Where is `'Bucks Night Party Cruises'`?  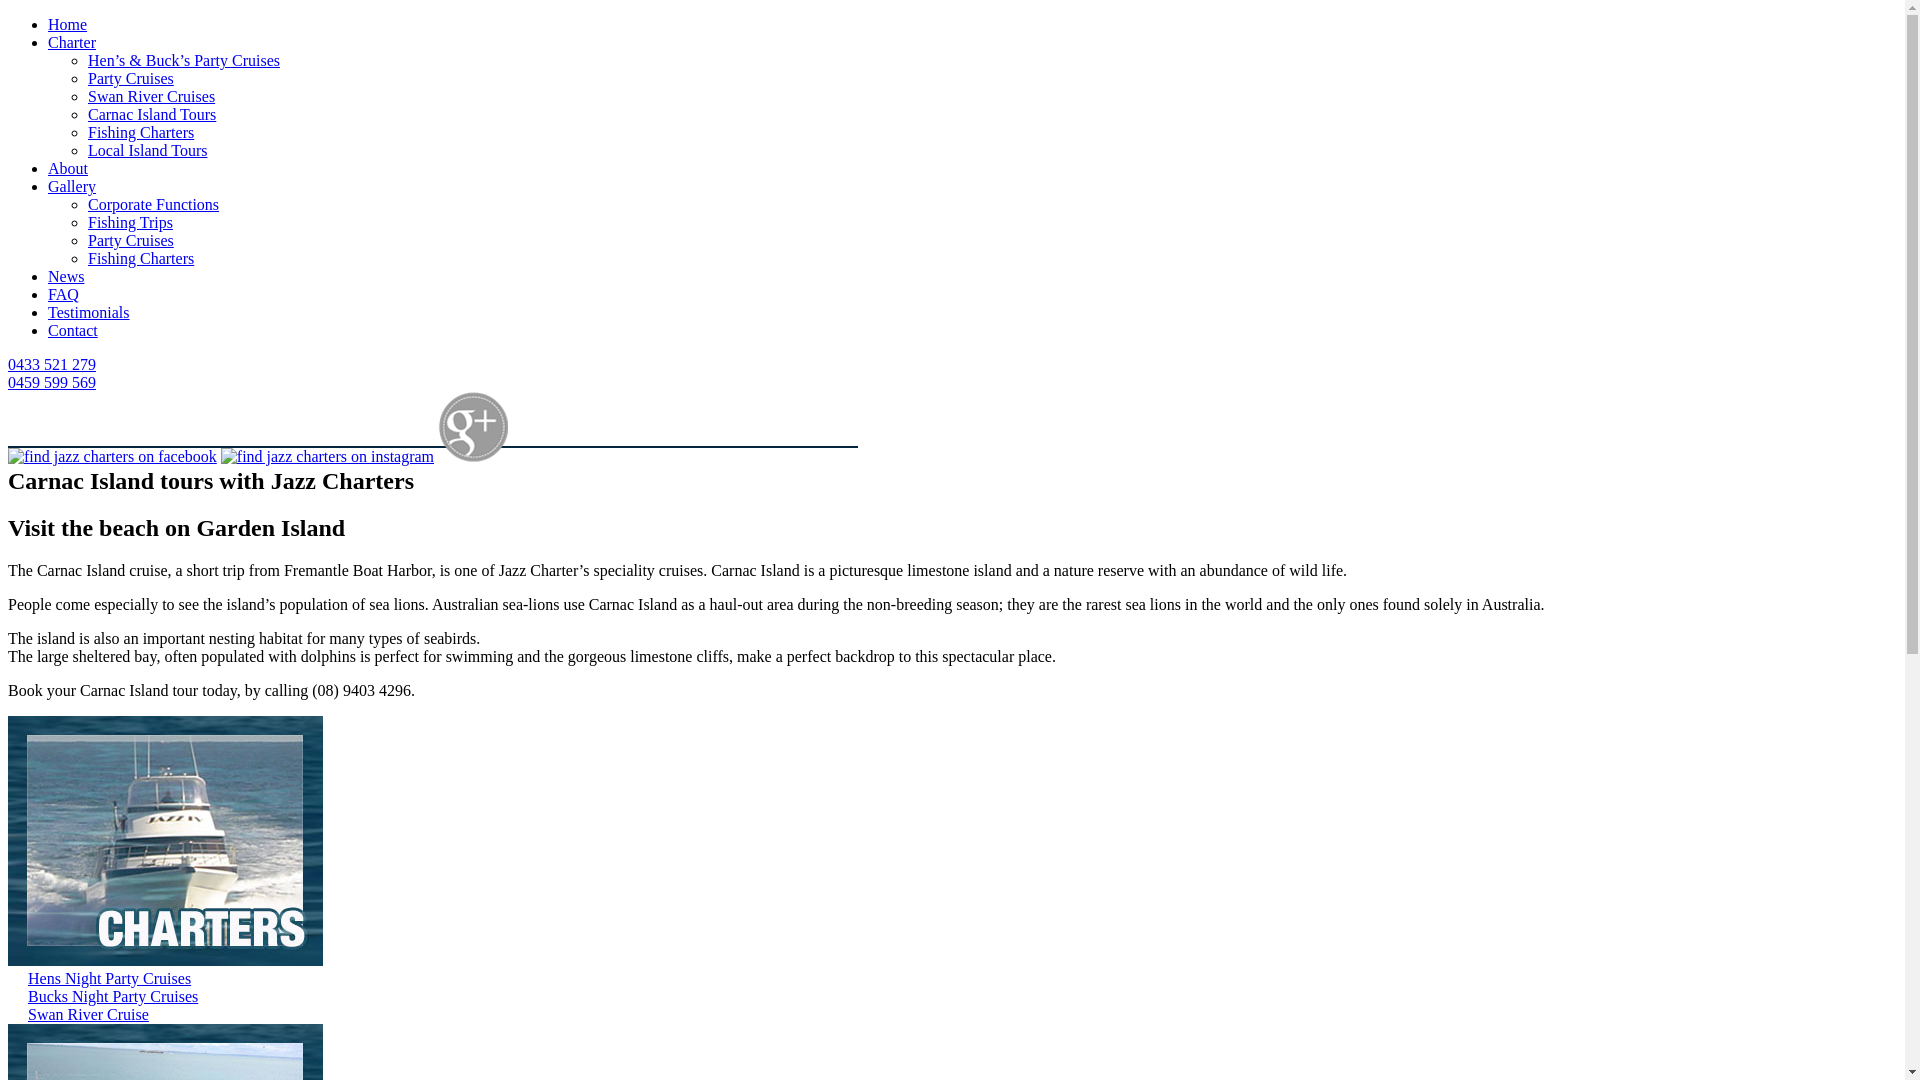 'Bucks Night Party Cruises' is located at coordinates (112, 996).